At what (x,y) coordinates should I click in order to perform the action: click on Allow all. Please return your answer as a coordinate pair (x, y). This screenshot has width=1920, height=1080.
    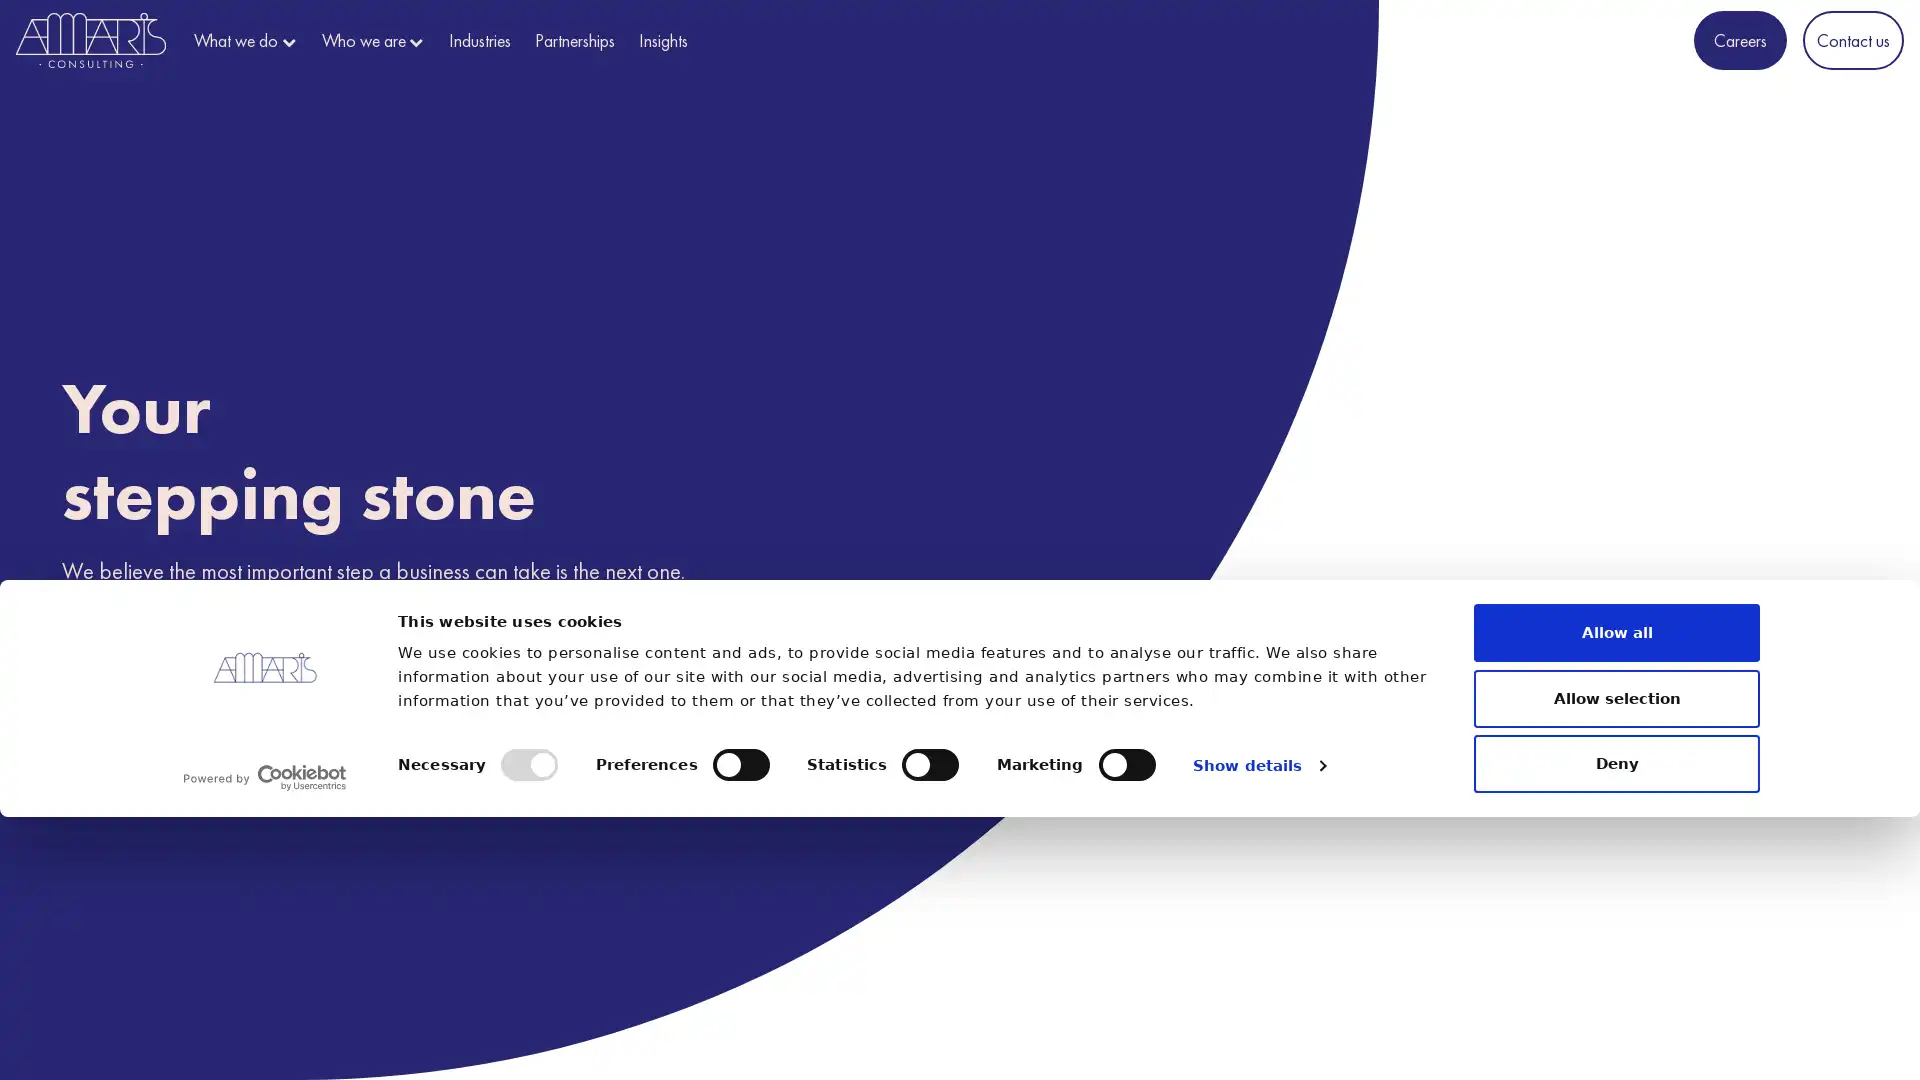
    Looking at the image, I should click on (1617, 894).